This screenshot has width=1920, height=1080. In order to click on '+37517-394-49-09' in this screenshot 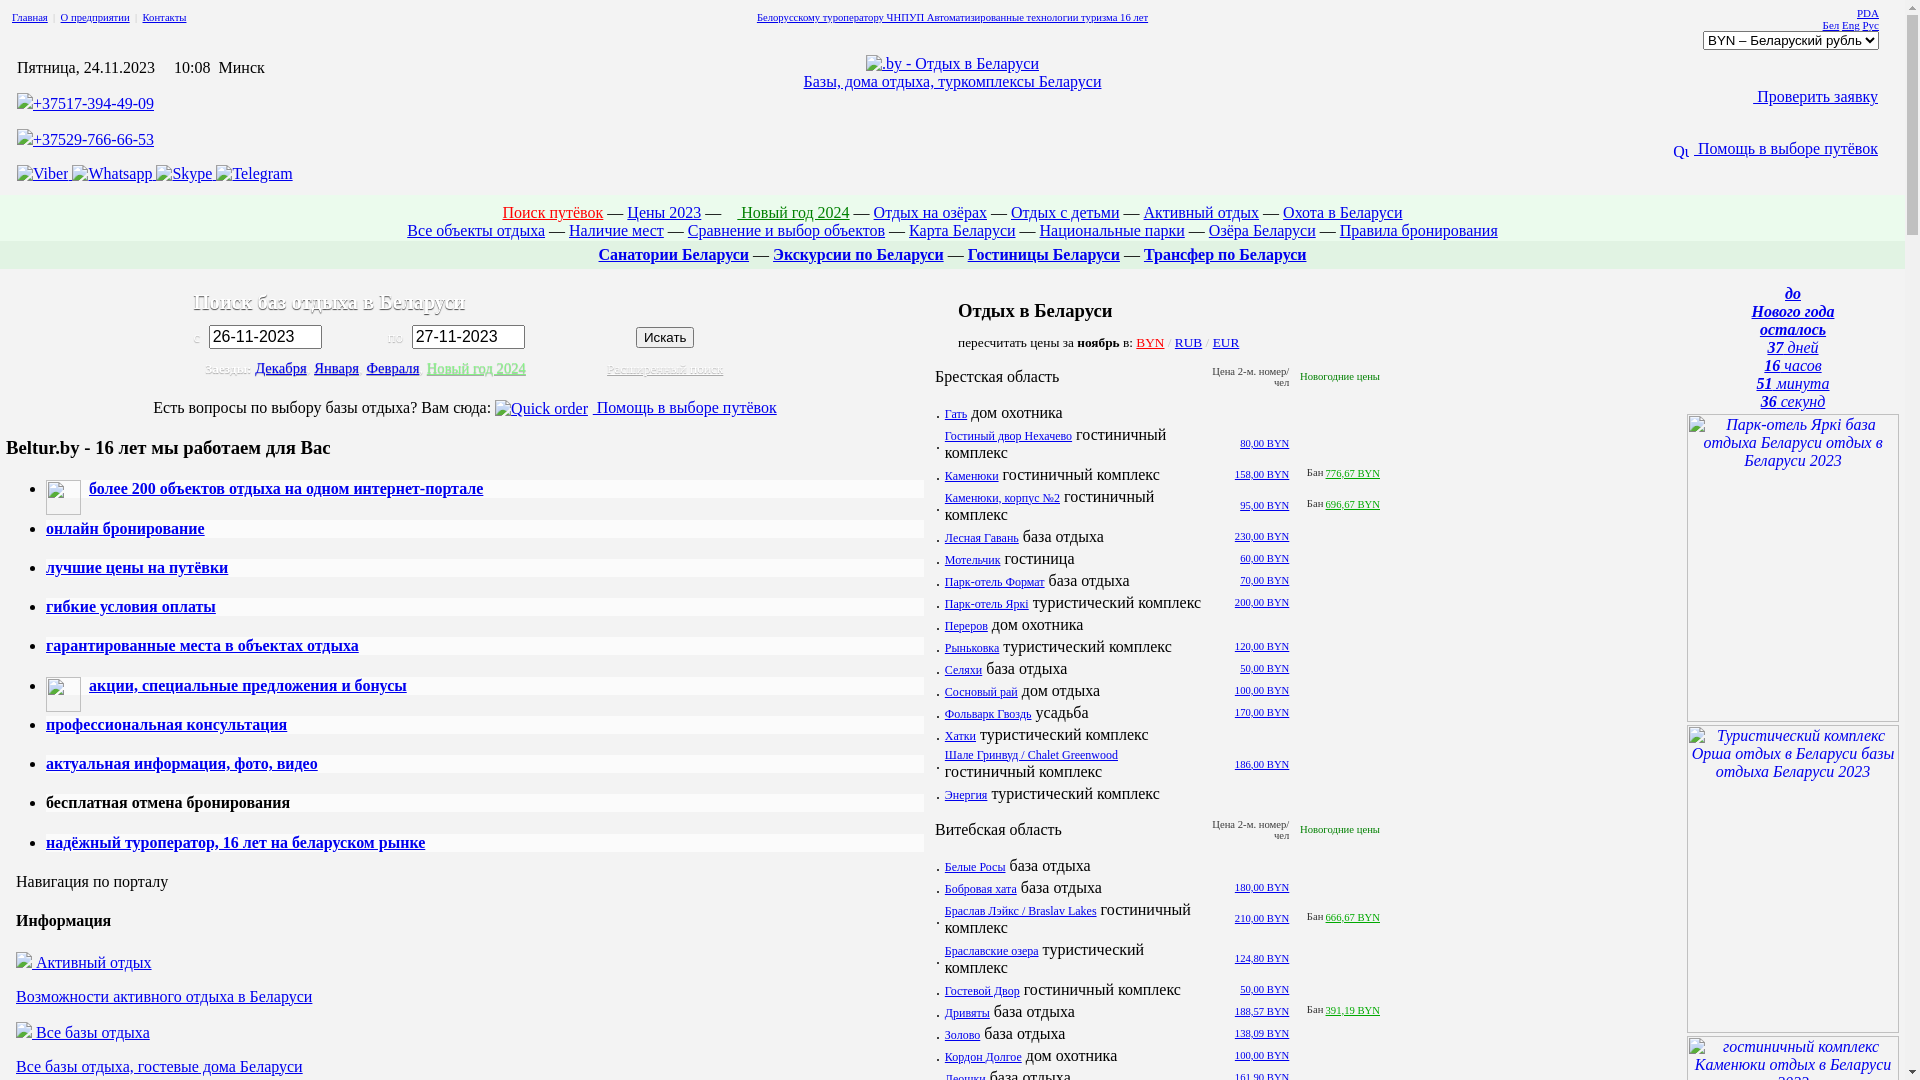, I will do `click(33, 103)`.